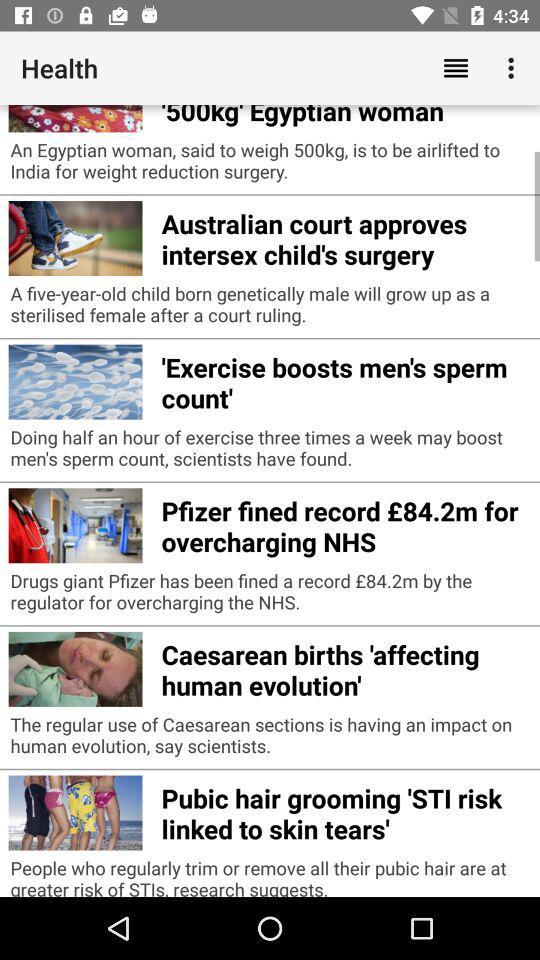  Describe the element at coordinates (344, 667) in the screenshot. I see `item above the the regular use` at that location.